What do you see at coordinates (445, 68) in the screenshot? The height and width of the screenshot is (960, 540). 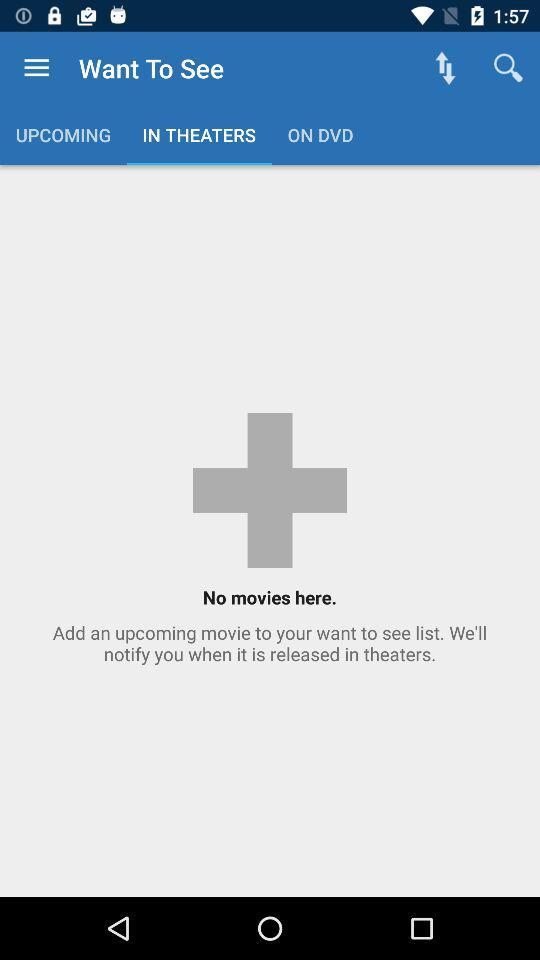 I see `the item next to the want to see app` at bounding box center [445, 68].